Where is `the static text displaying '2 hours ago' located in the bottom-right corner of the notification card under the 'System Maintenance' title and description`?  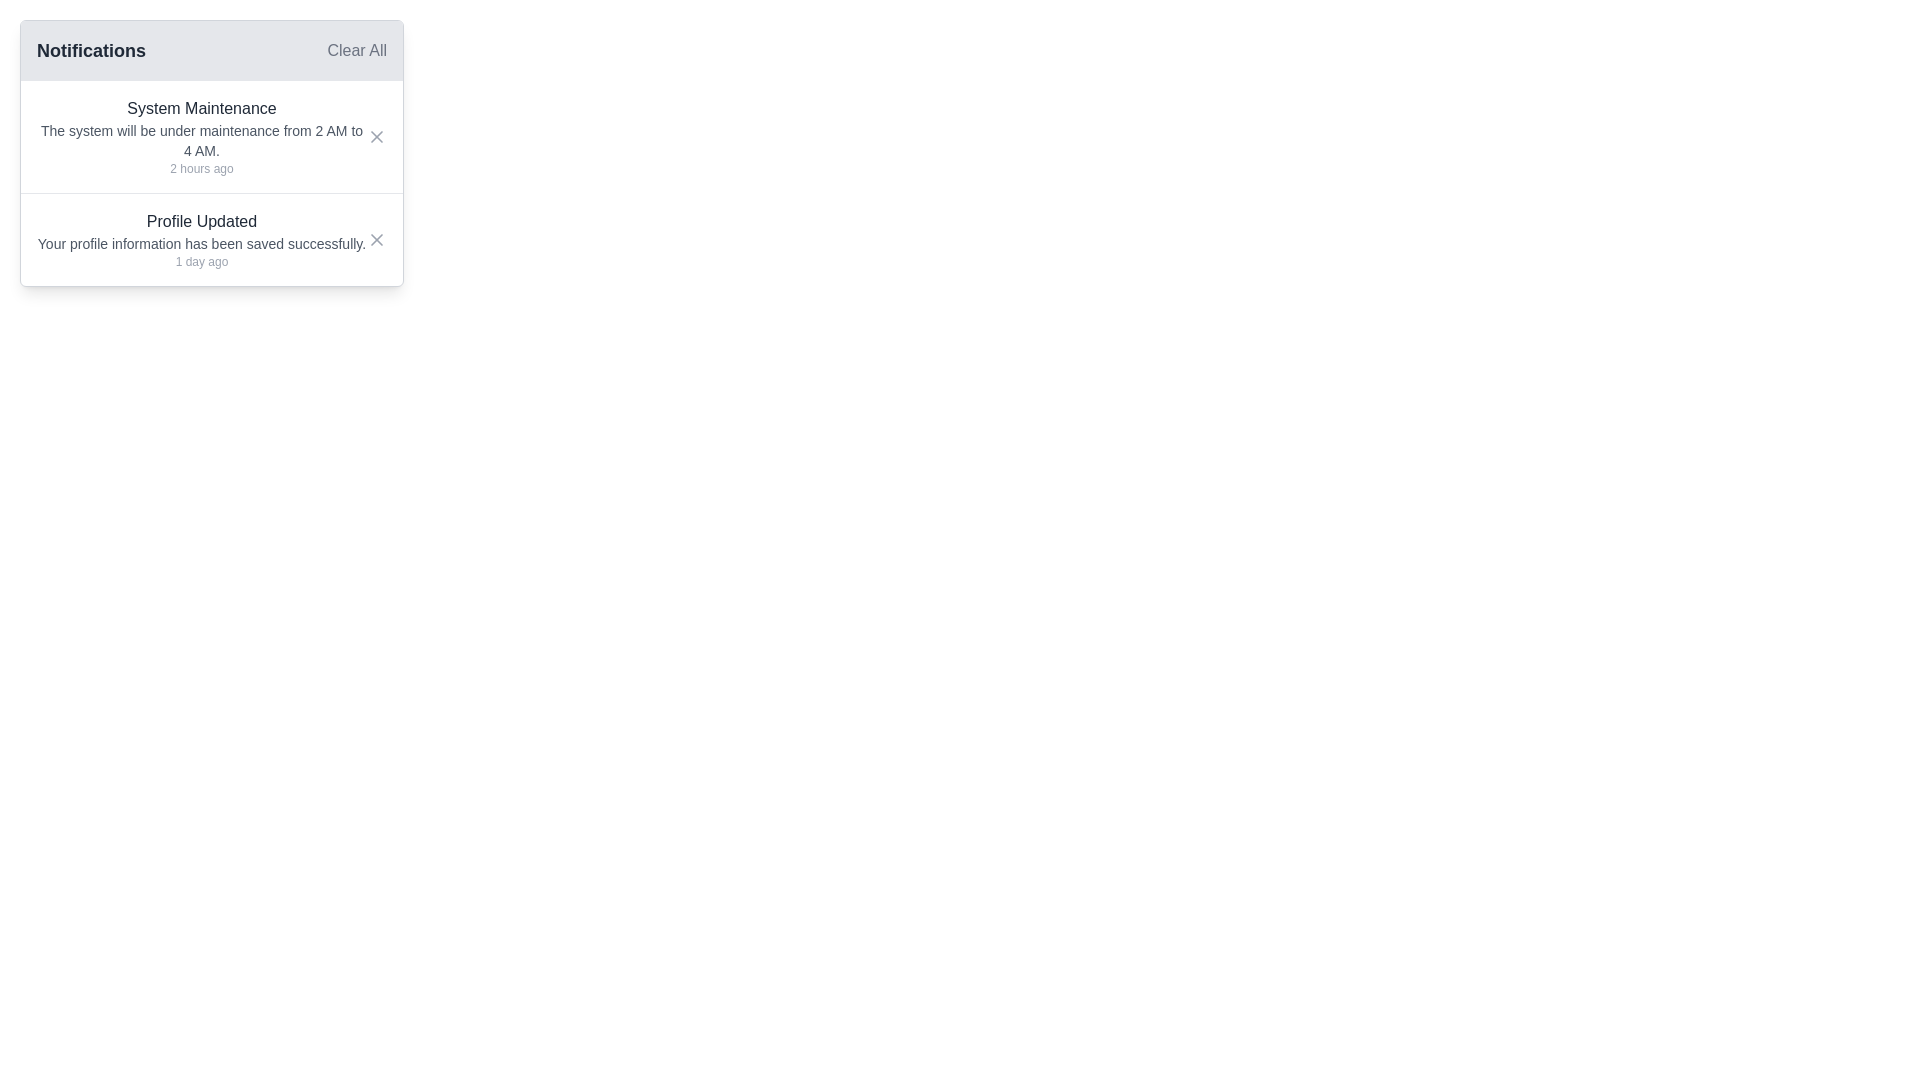
the static text displaying '2 hours ago' located in the bottom-right corner of the notification card under the 'System Maintenance' title and description is located at coordinates (201, 168).